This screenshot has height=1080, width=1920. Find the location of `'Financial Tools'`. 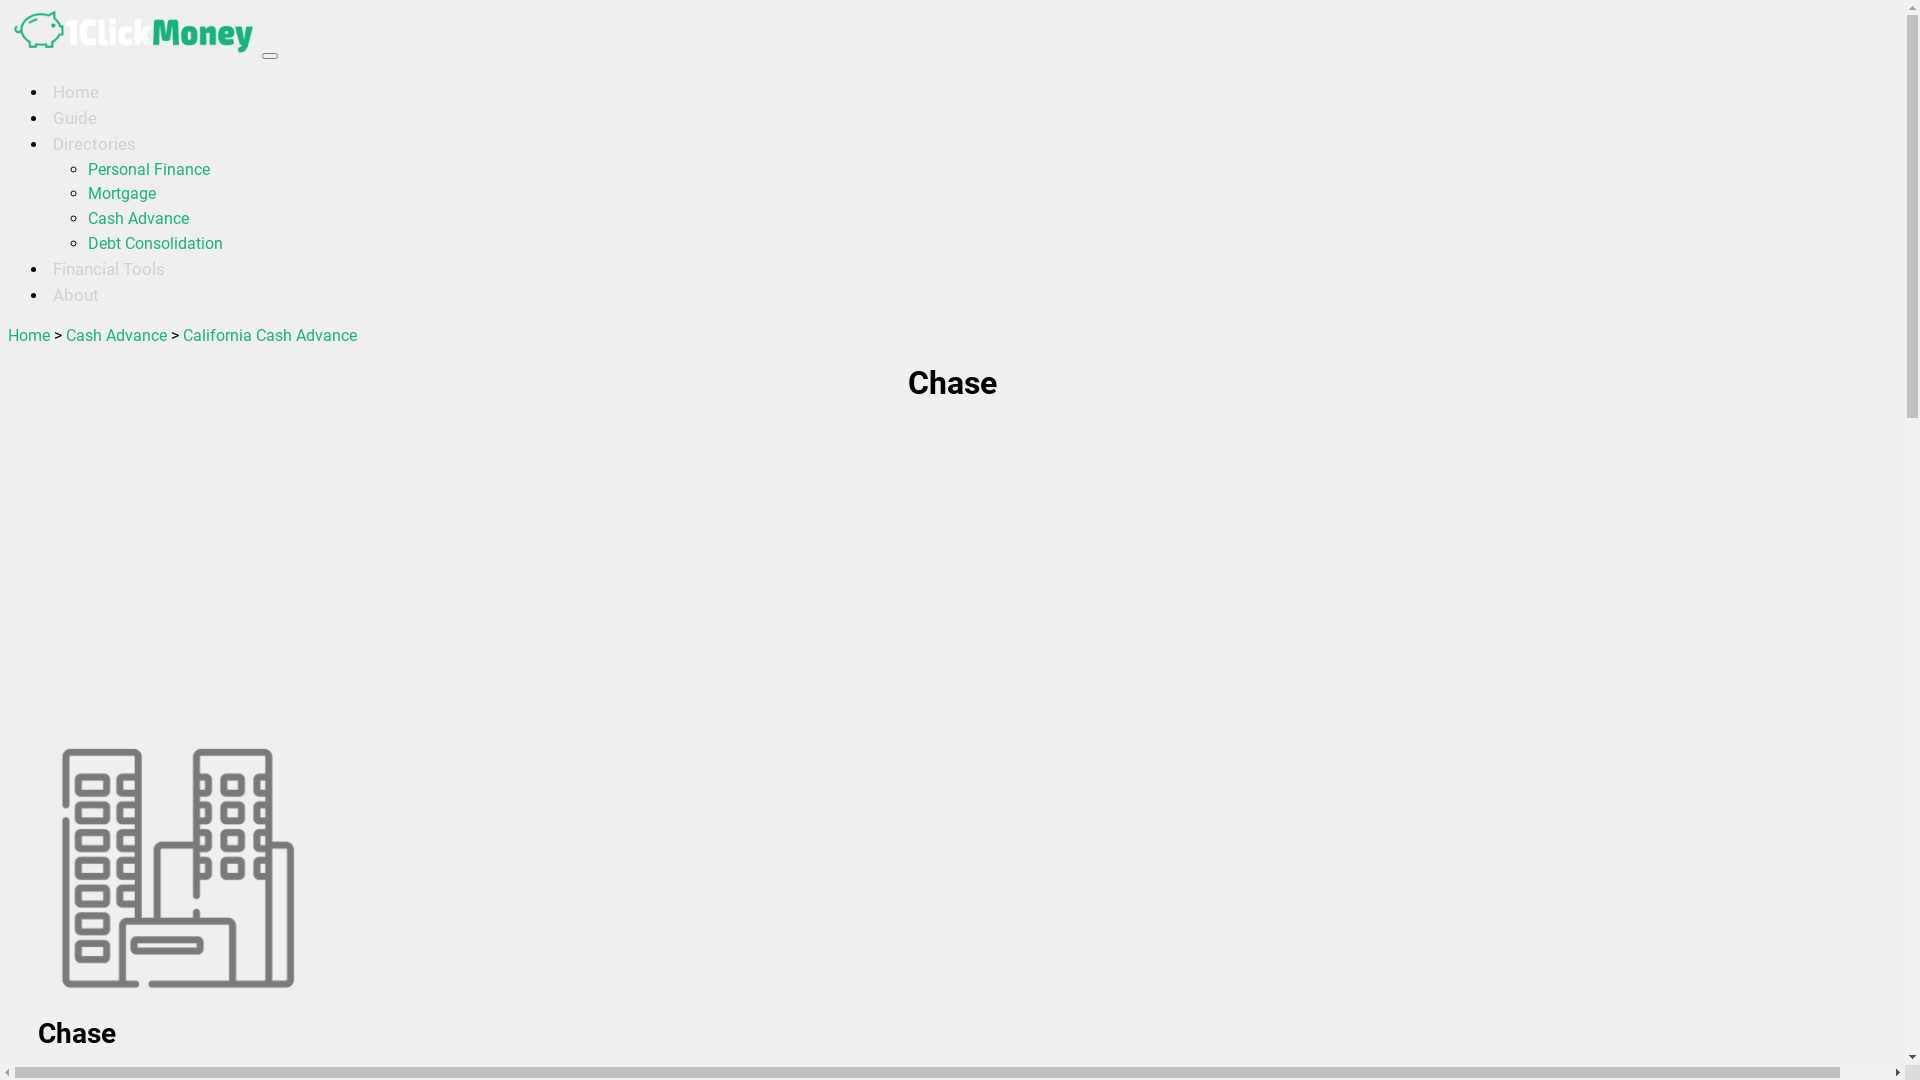

'Financial Tools' is located at coordinates (108, 268).